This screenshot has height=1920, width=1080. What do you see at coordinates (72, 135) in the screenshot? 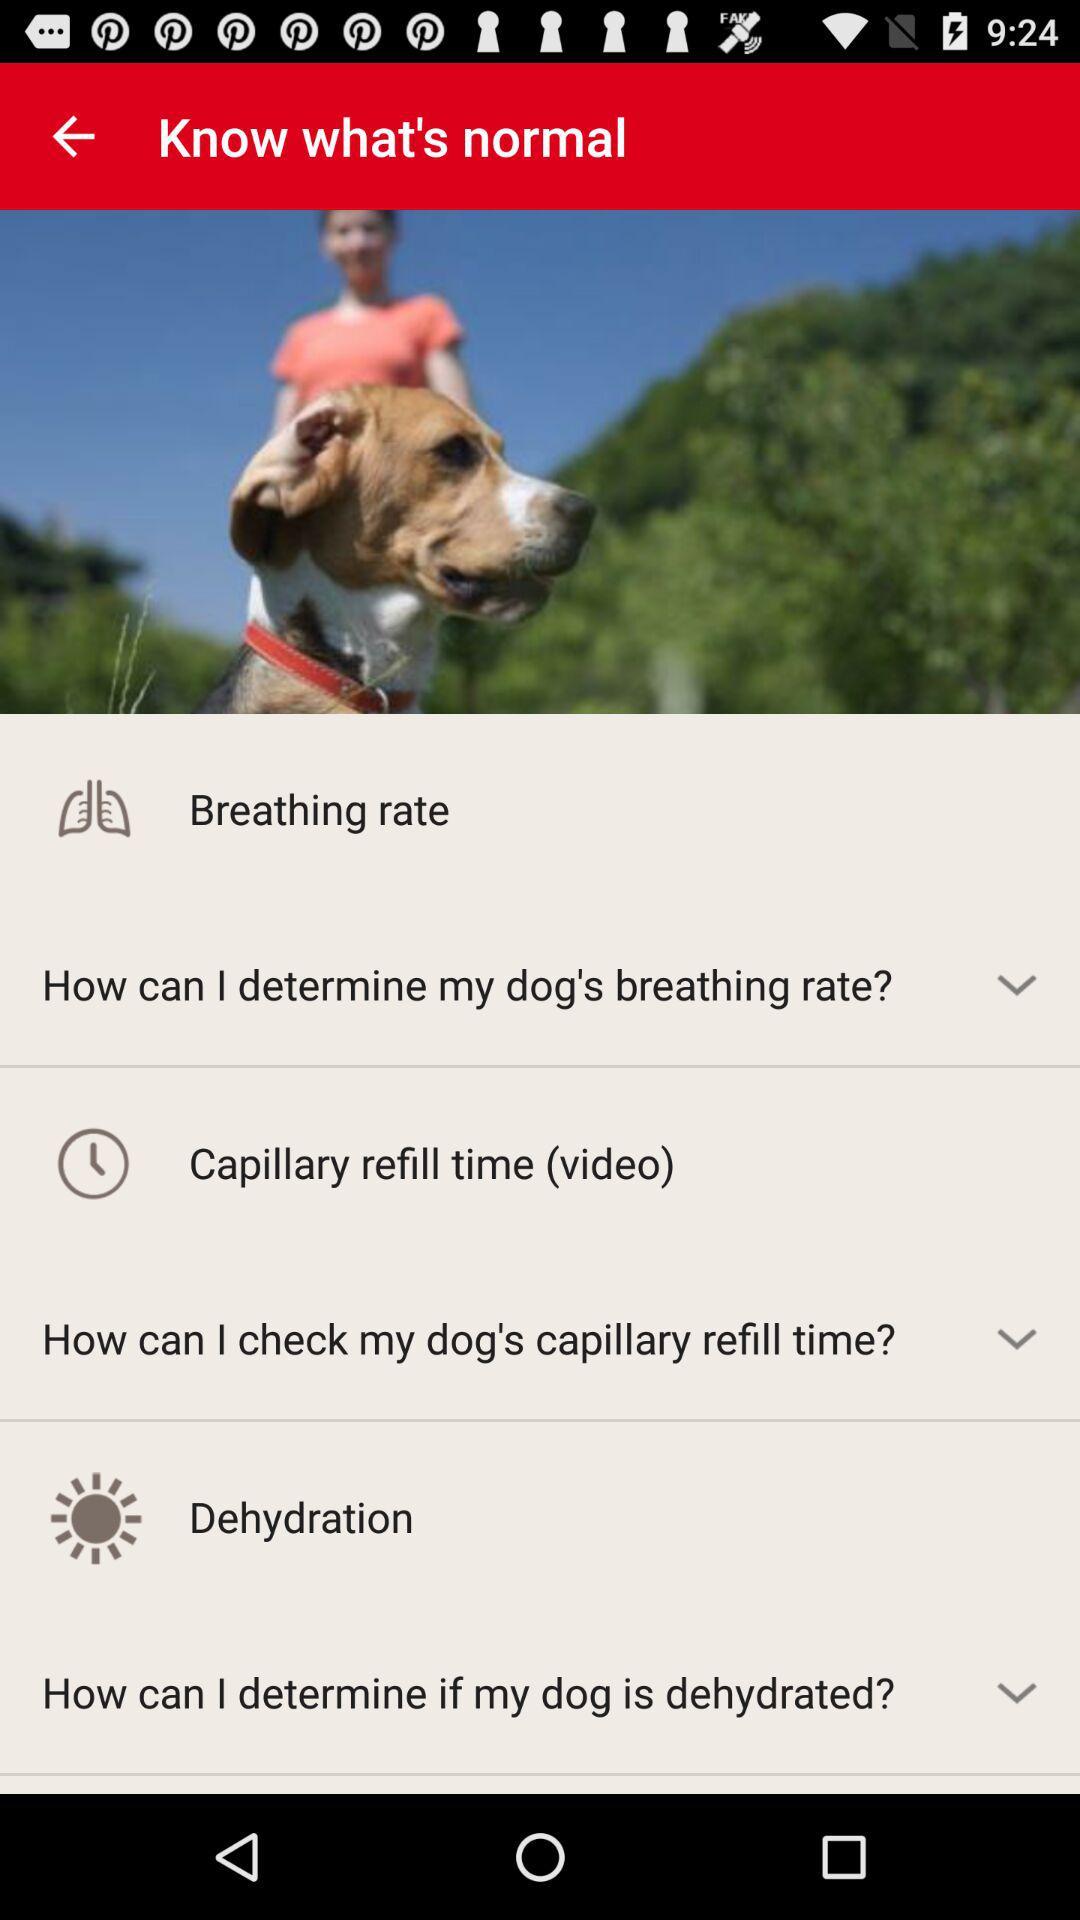
I see `icon to the left of know what s icon` at bounding box center [72, 135].